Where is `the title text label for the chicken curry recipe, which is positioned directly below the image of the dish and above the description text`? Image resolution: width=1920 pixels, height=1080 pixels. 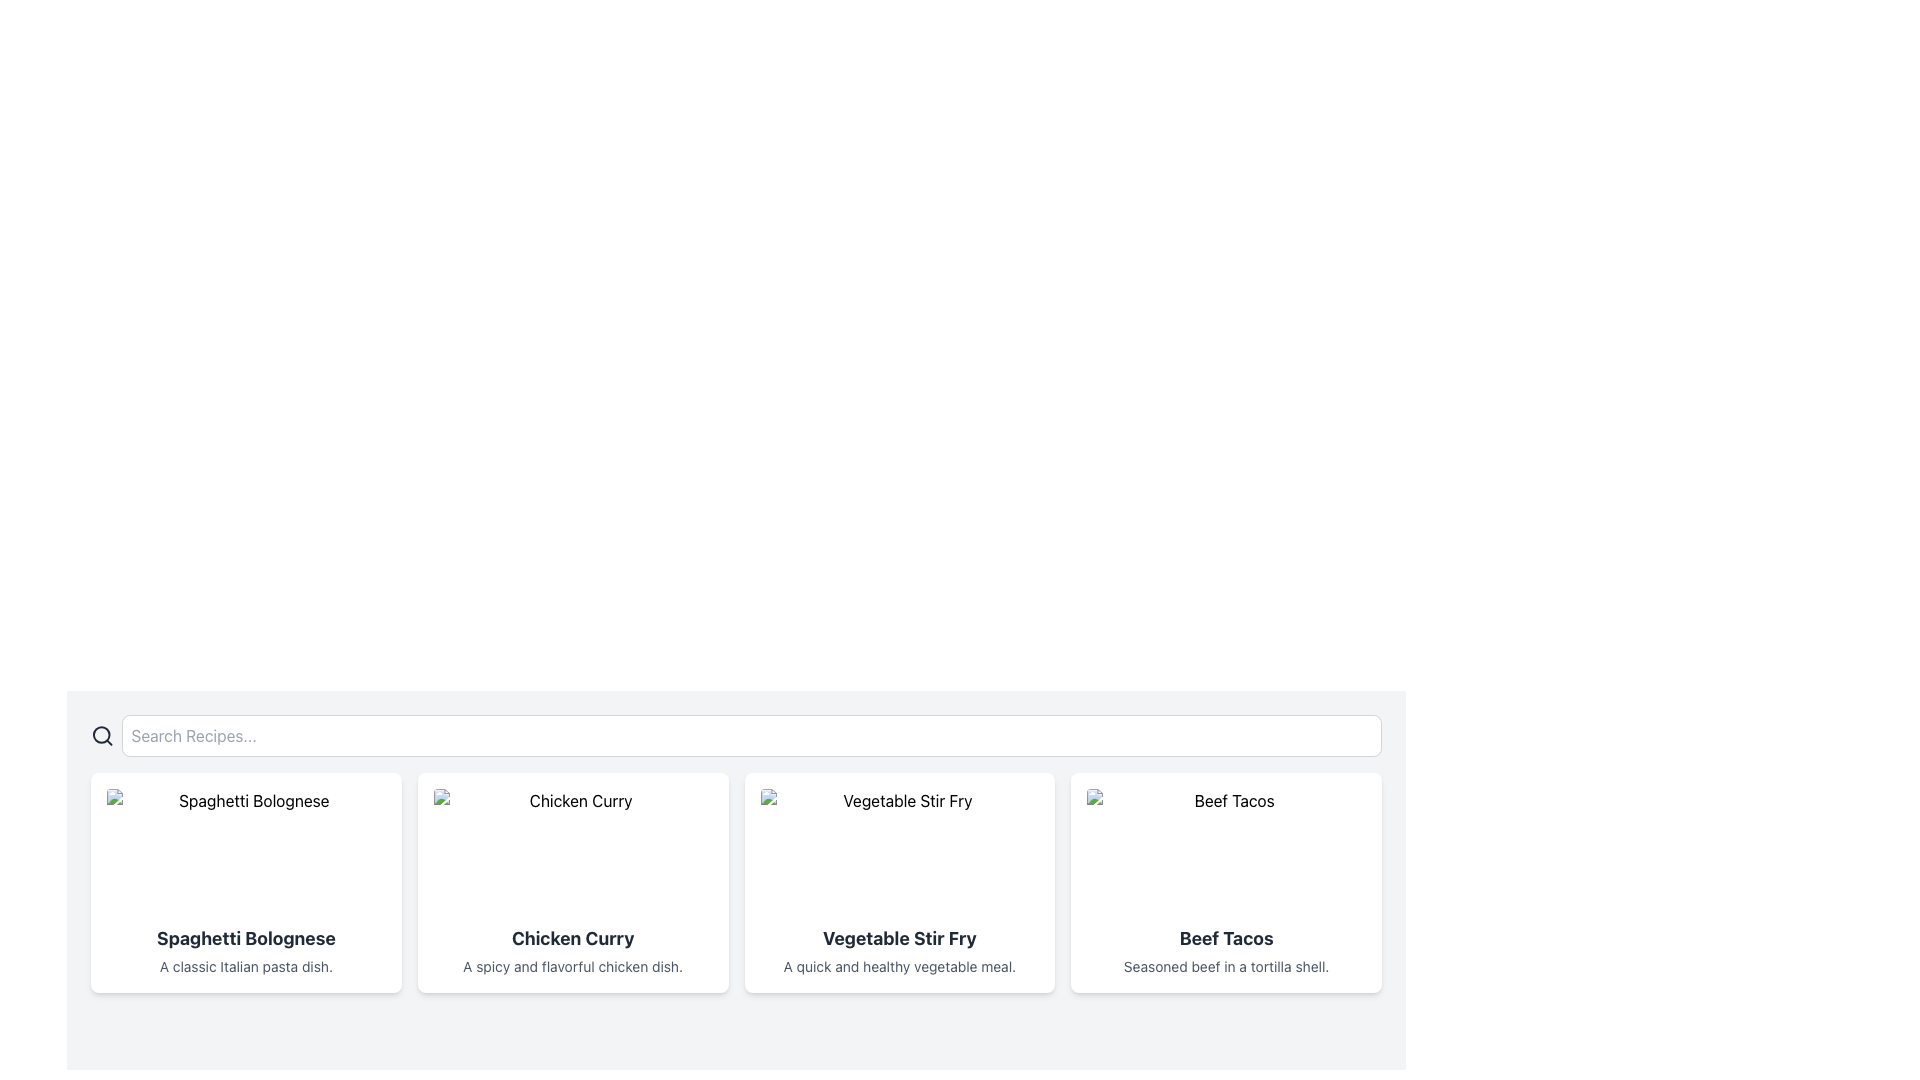
the title text label for the chicken curry recipe, which is positioned directly below the image of the dish and above the description text is located at coordinates (572, 938).